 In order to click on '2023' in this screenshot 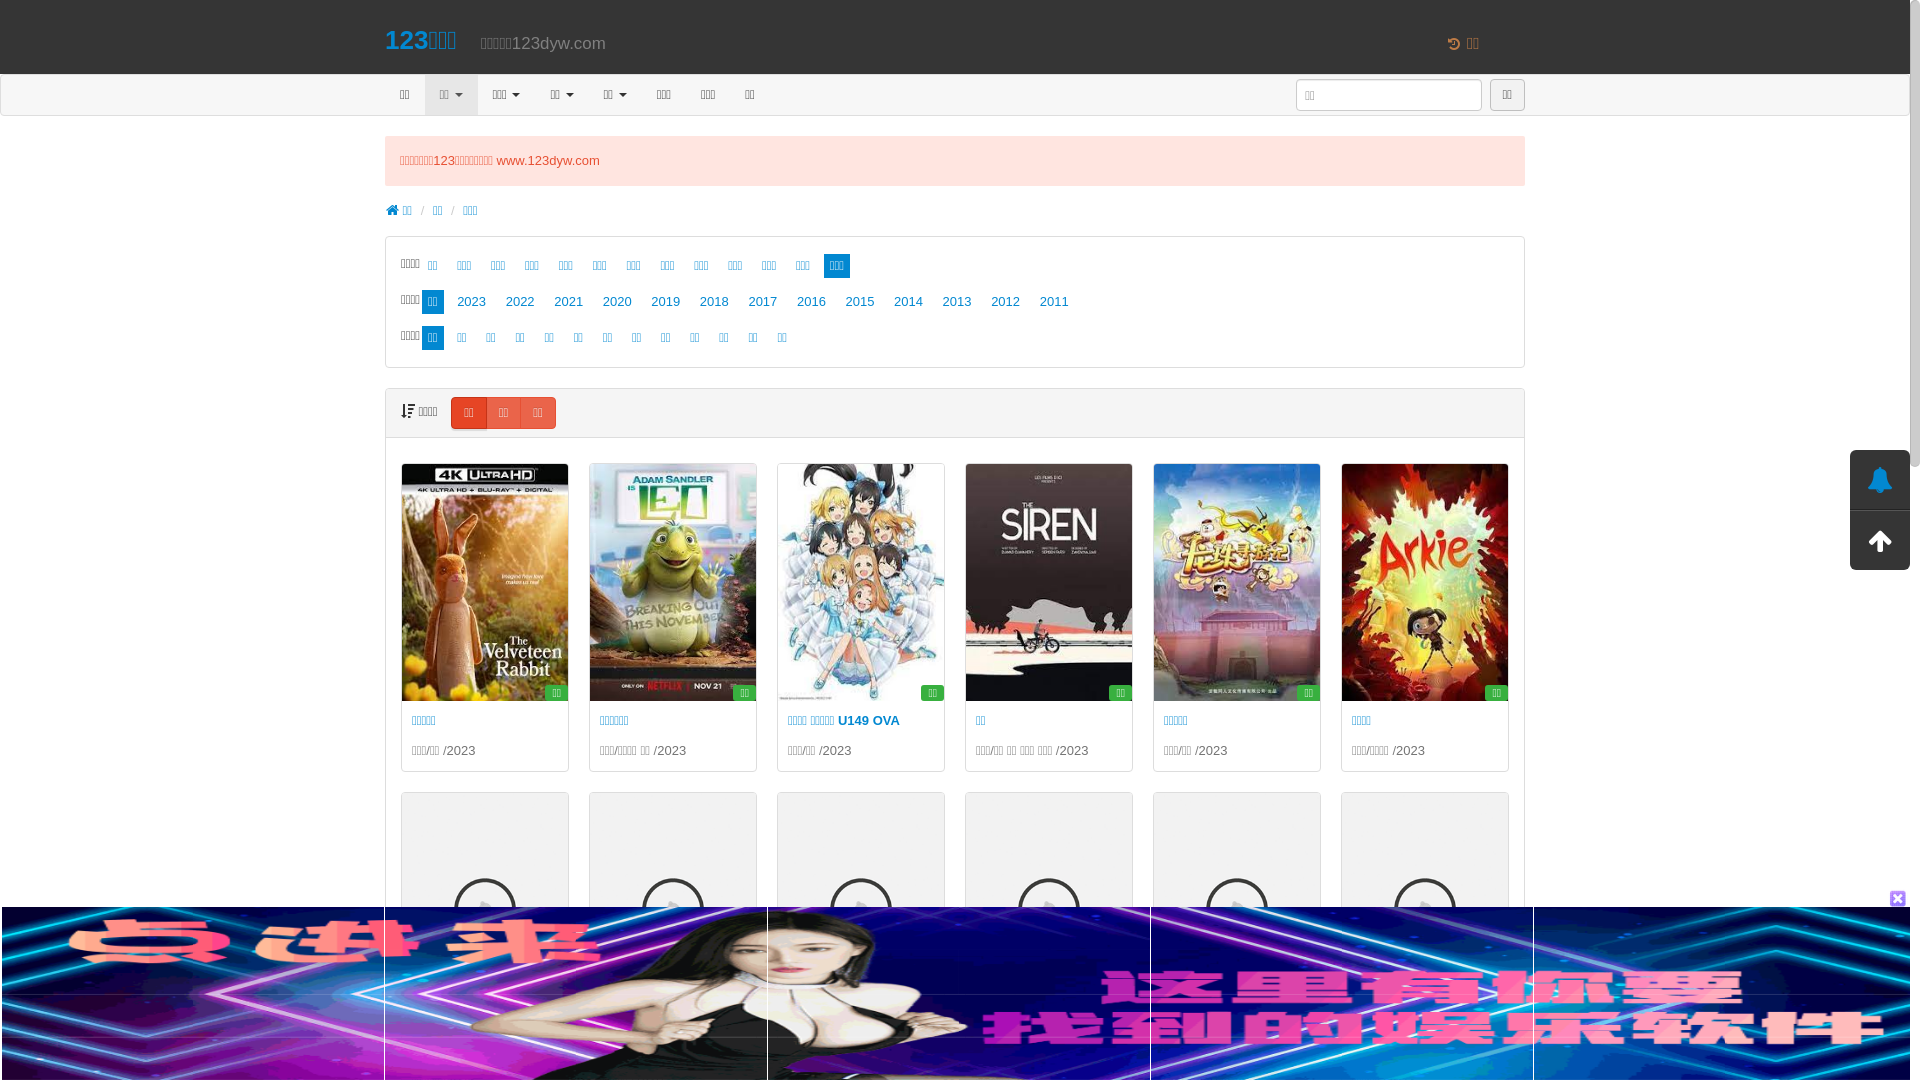, I will do `click(470, 301)`.